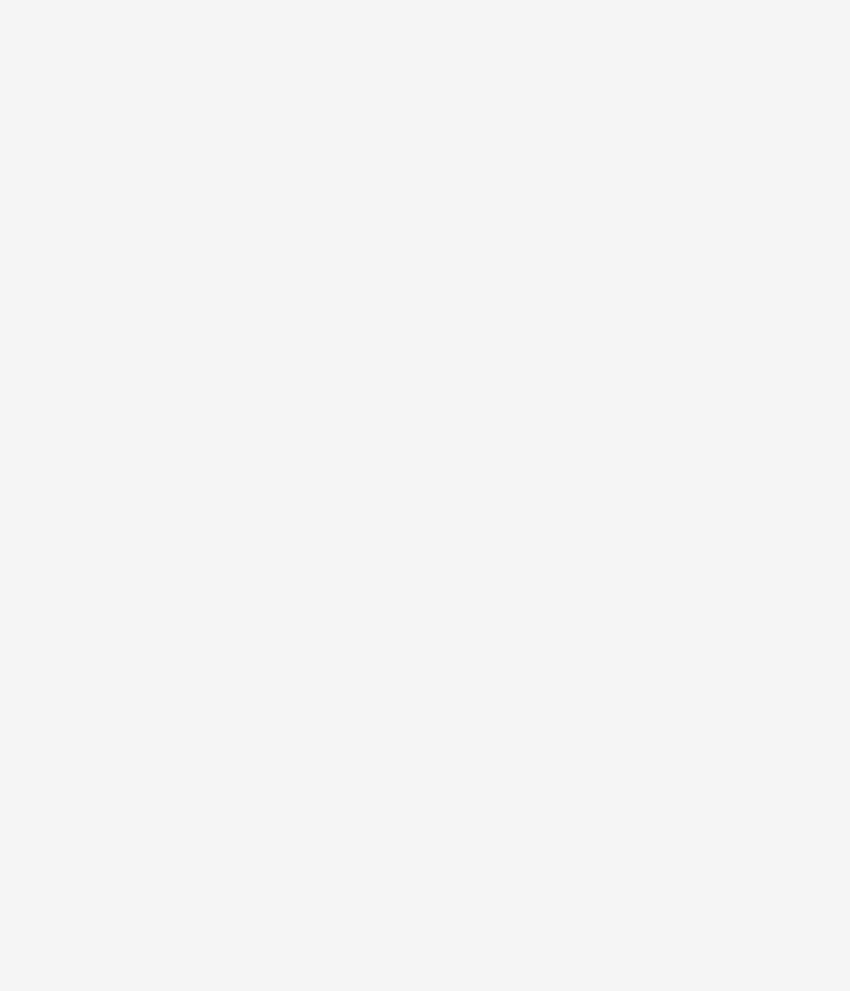  Describe the element at coordinates (120, 596) in the screenshot. I see `'blogger, brand or destination management organization'` at that location.